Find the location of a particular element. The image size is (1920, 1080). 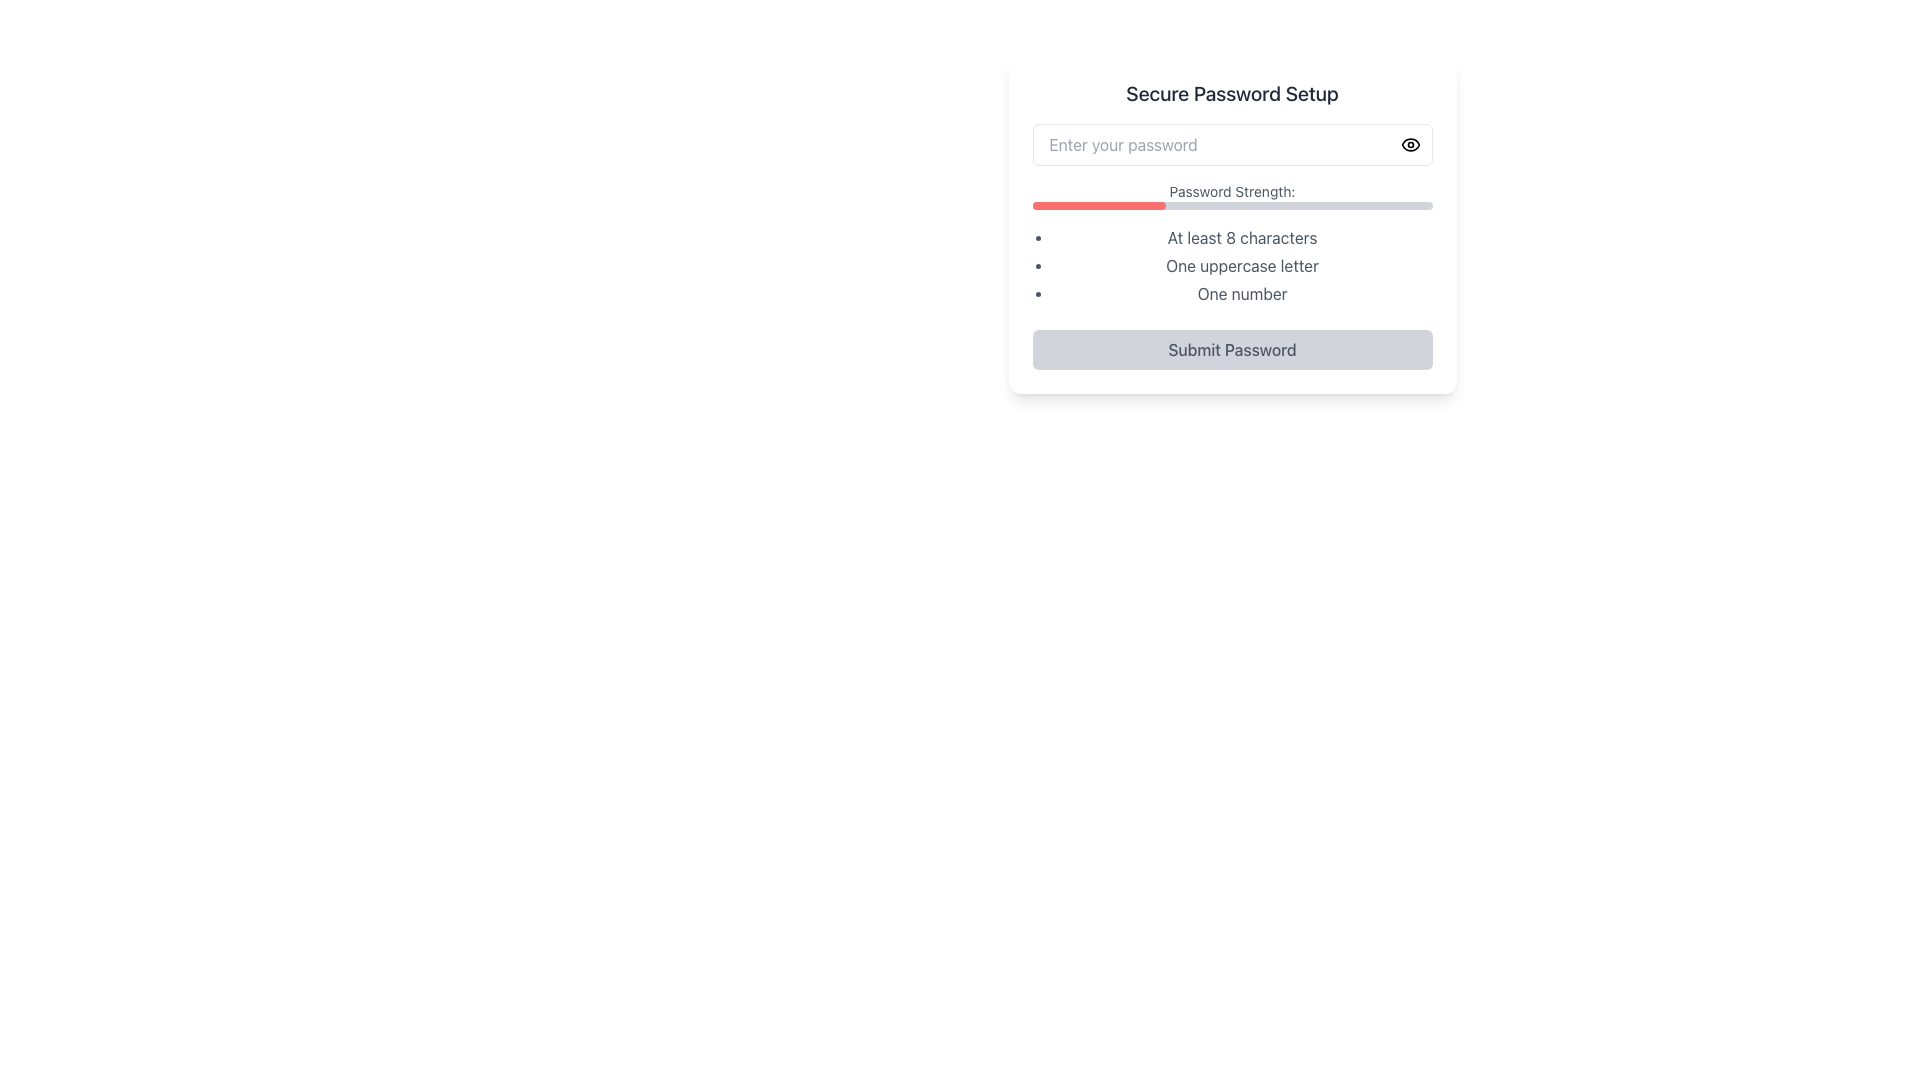

the informative label that indicates the purpose of the progress bar for password strength, located in the middle of the password setup form, directly below the password input field is located at coordinates (1231, 192).